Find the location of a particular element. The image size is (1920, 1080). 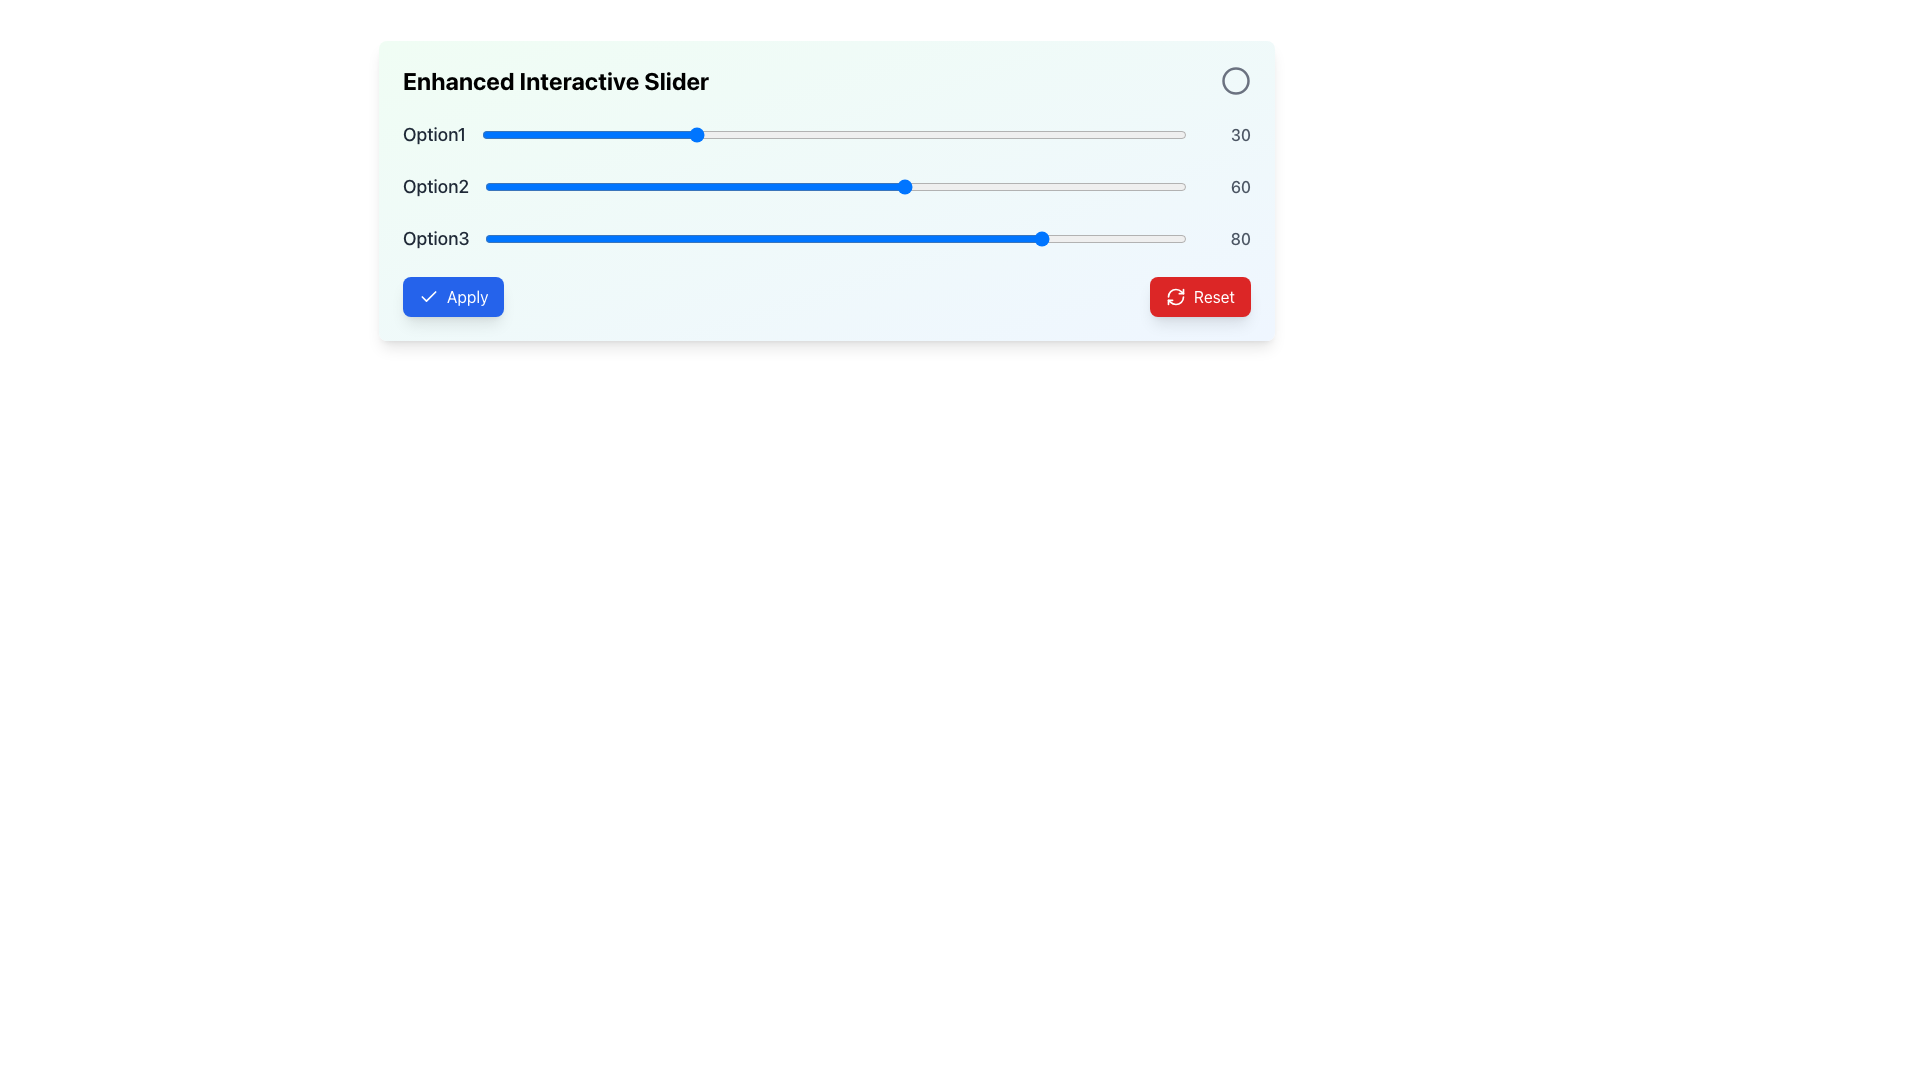

the slider is located at coordinates (565, 135).